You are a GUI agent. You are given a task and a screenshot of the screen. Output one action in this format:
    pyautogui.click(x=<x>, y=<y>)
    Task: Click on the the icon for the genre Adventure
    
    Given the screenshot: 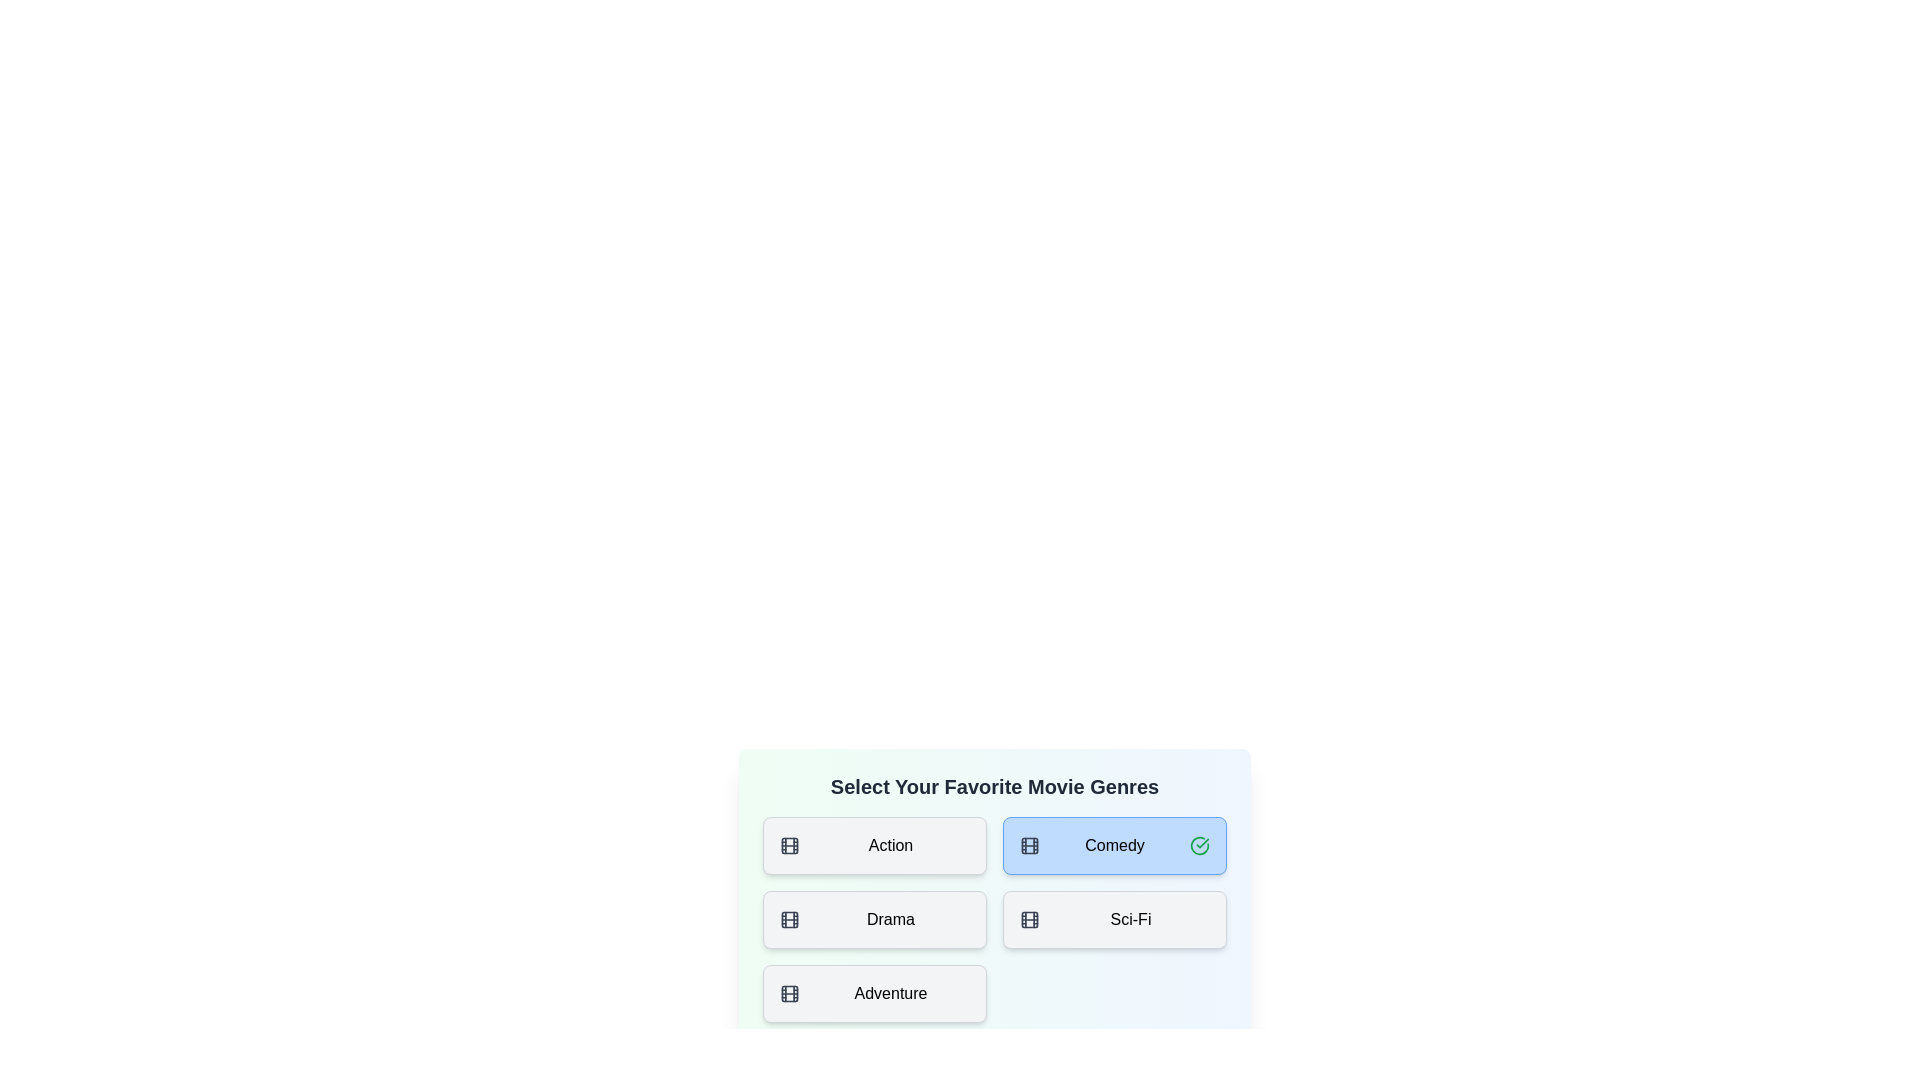 What is the action you would take?
    pyautogui.click(x=789, y=994)
    